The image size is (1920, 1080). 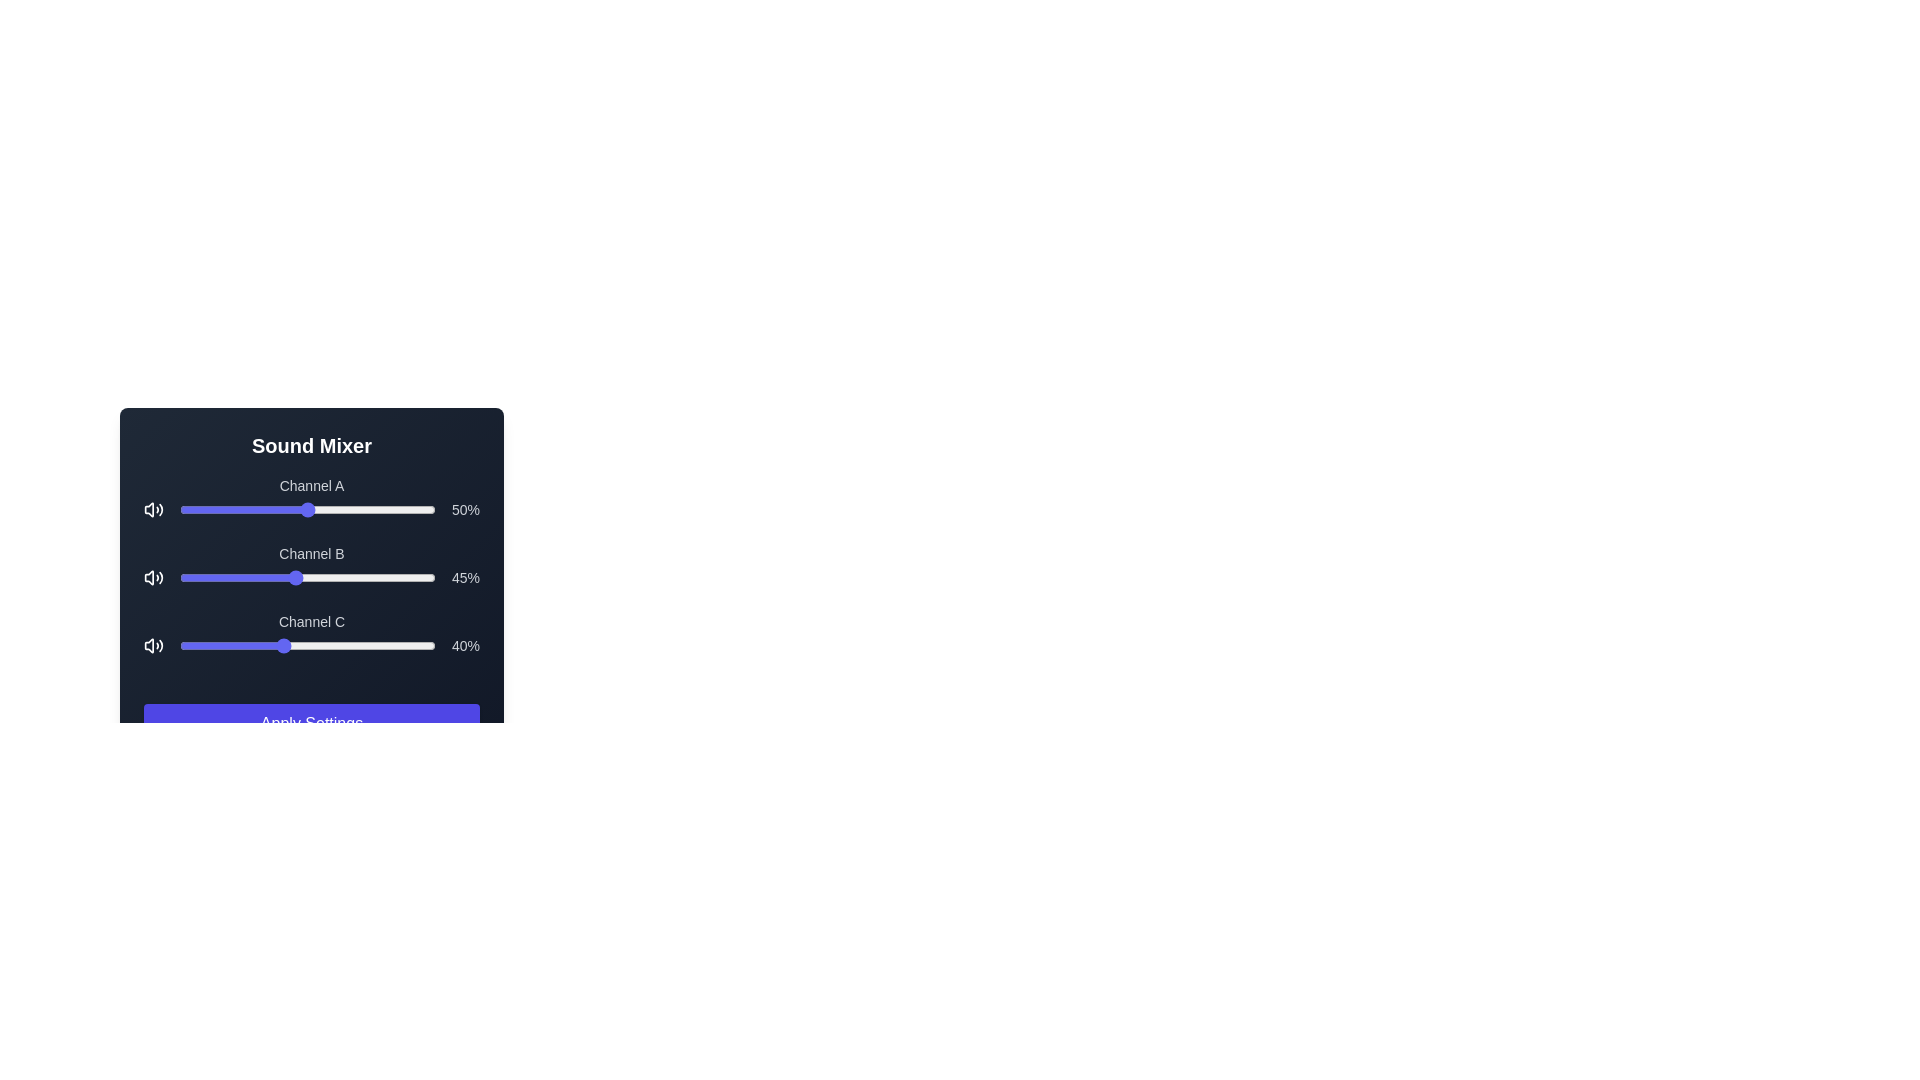 What do you see at coordinates (382, 578) in the screenshot?
I see `the Channel B volume` at bounding box center [382, 578].